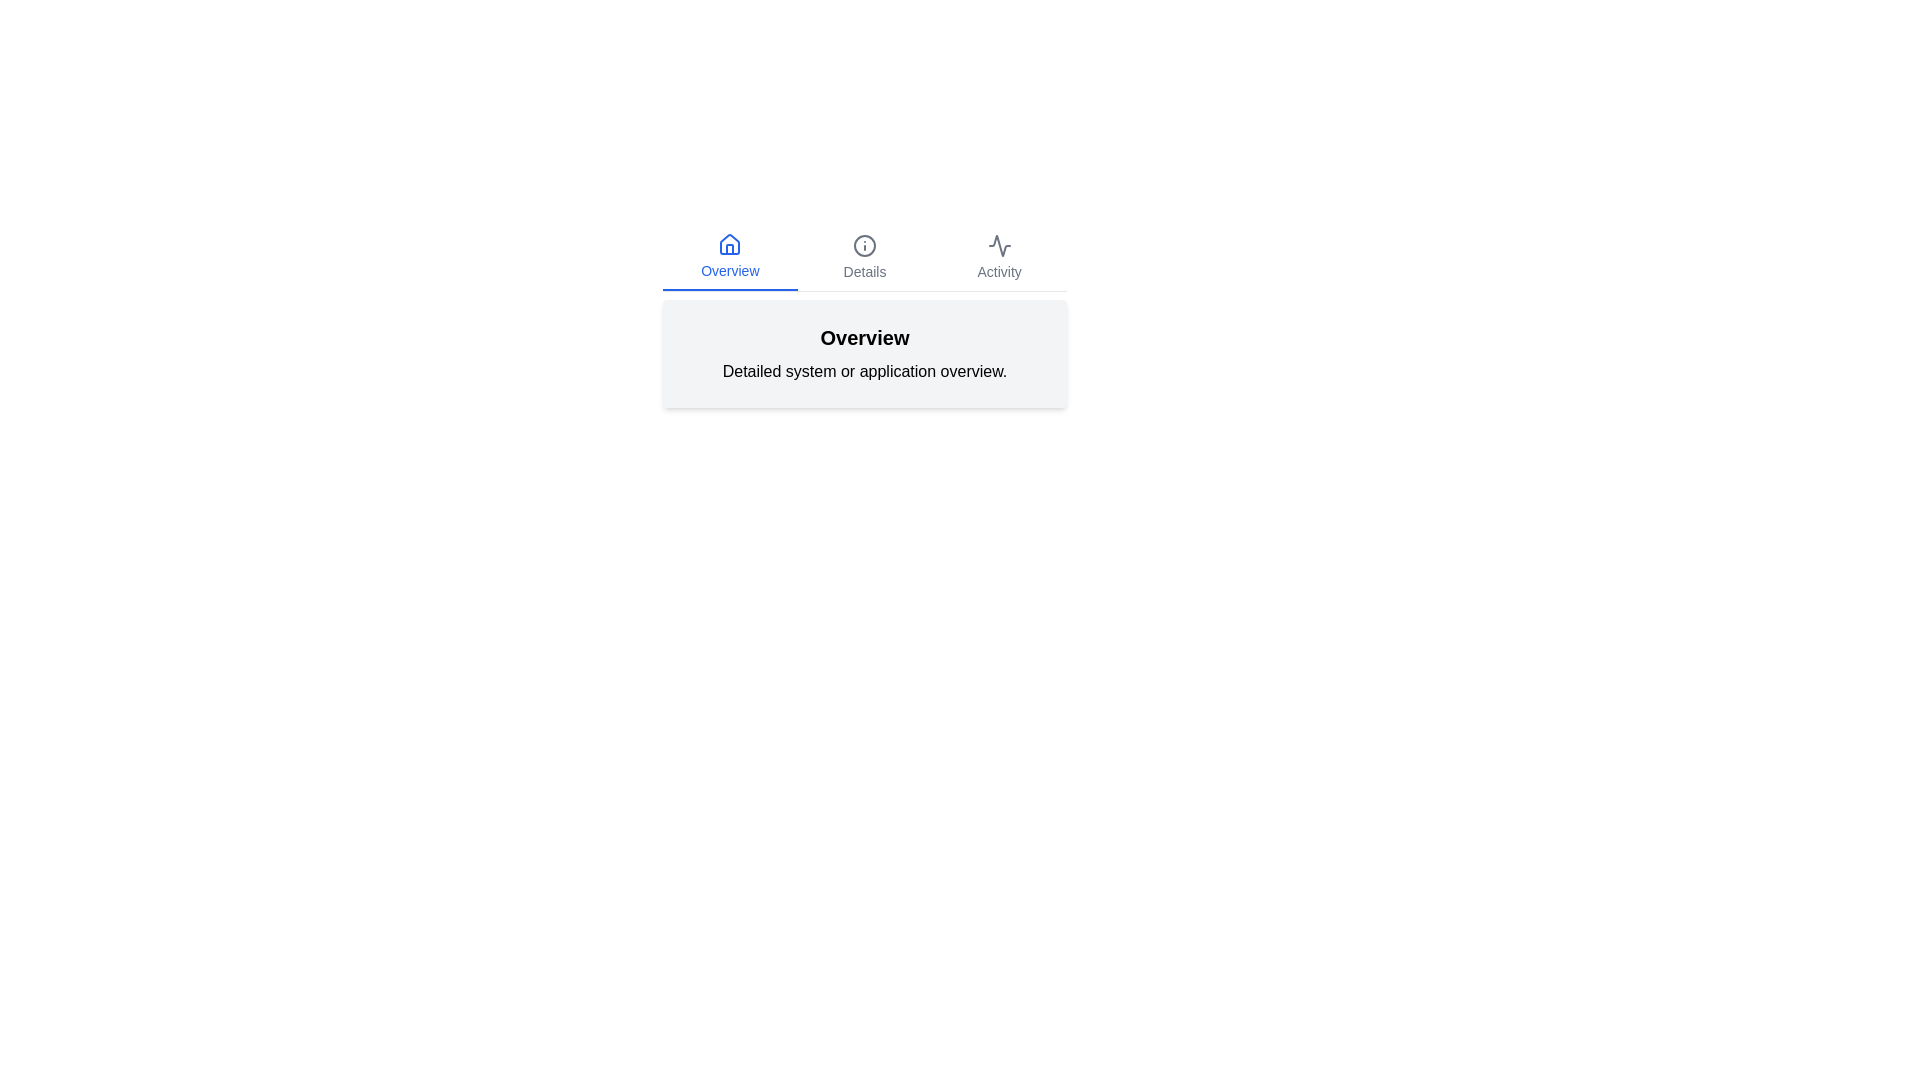 This screenshot has height=1080, width=1920. I want to click on the icon of the tab labeled Activity, so click(998, 245).